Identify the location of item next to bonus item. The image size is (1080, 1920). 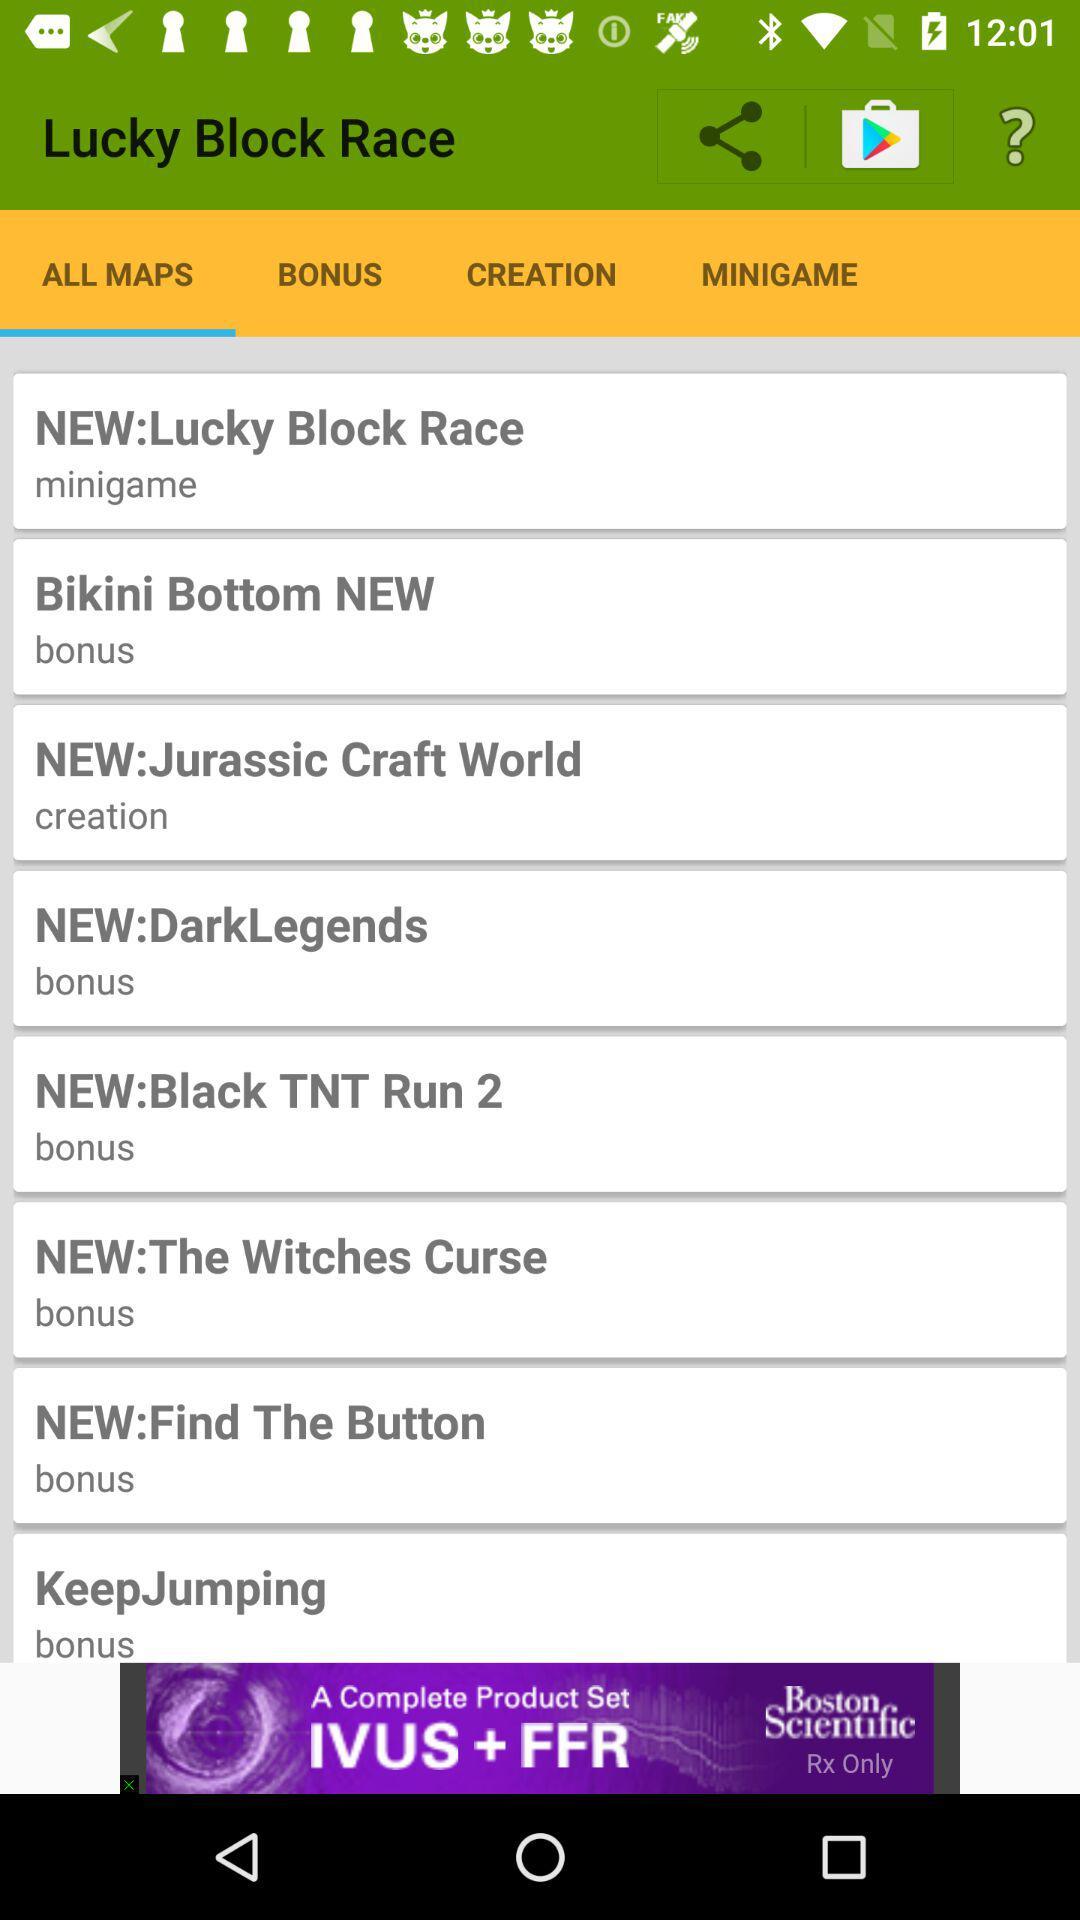
(117, 272).